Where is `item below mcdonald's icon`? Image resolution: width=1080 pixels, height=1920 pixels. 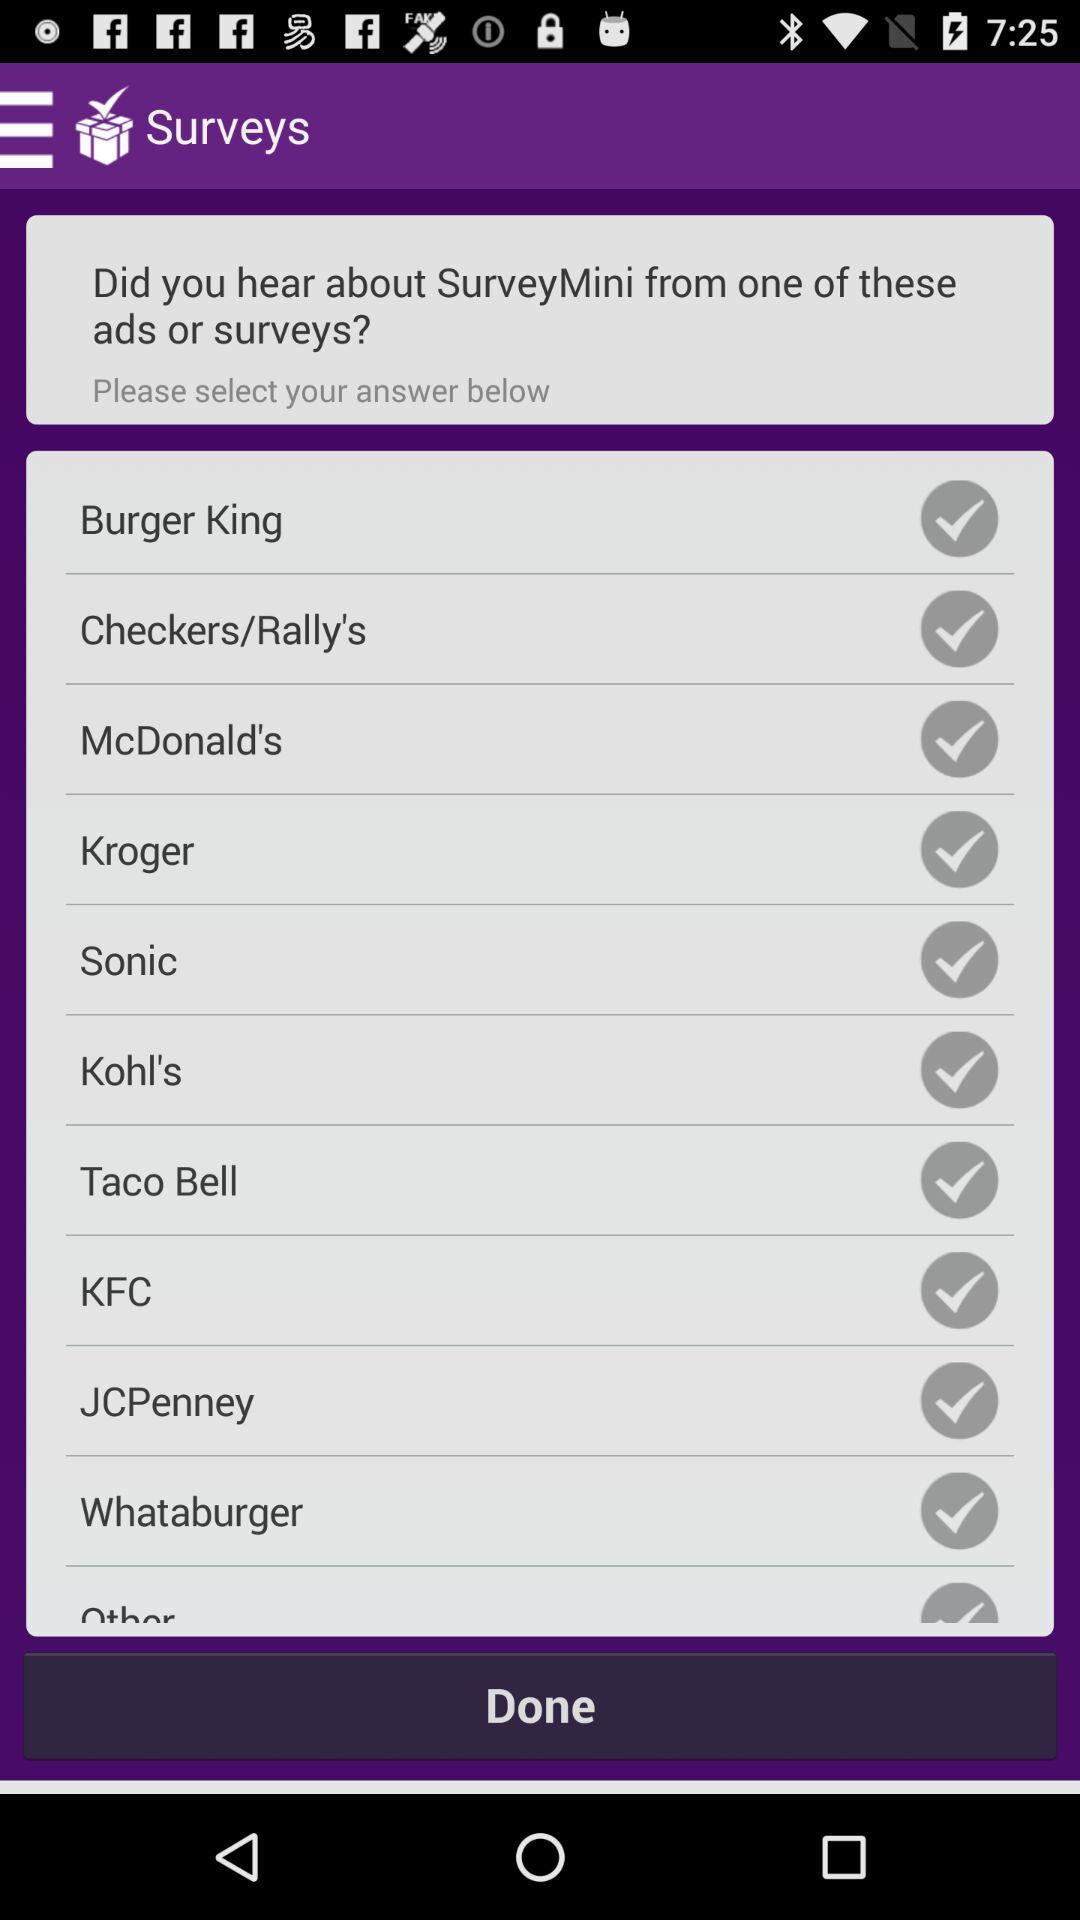 item below mcdonald's icon is located at coordinates (540, 849).